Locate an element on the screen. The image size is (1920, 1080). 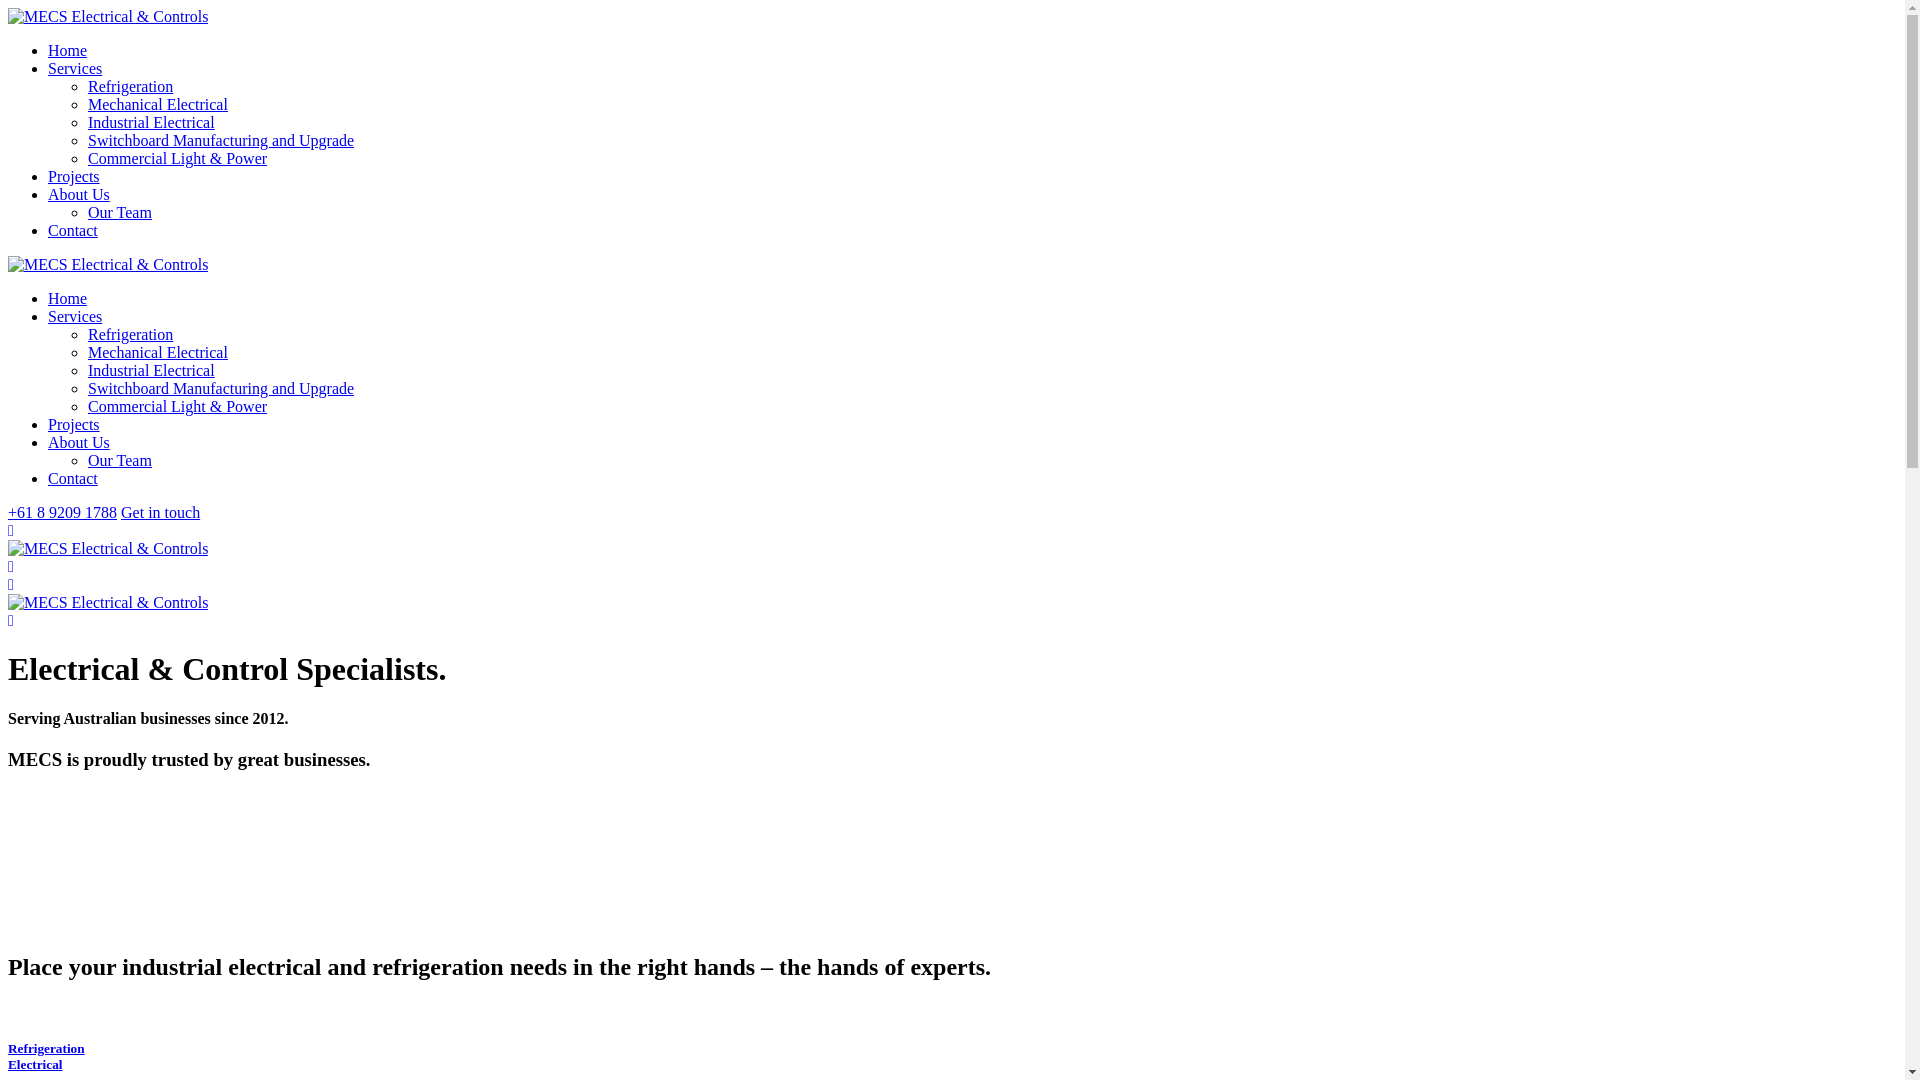
'+61 8 9209 1788' is located at coordinates (62, 511).